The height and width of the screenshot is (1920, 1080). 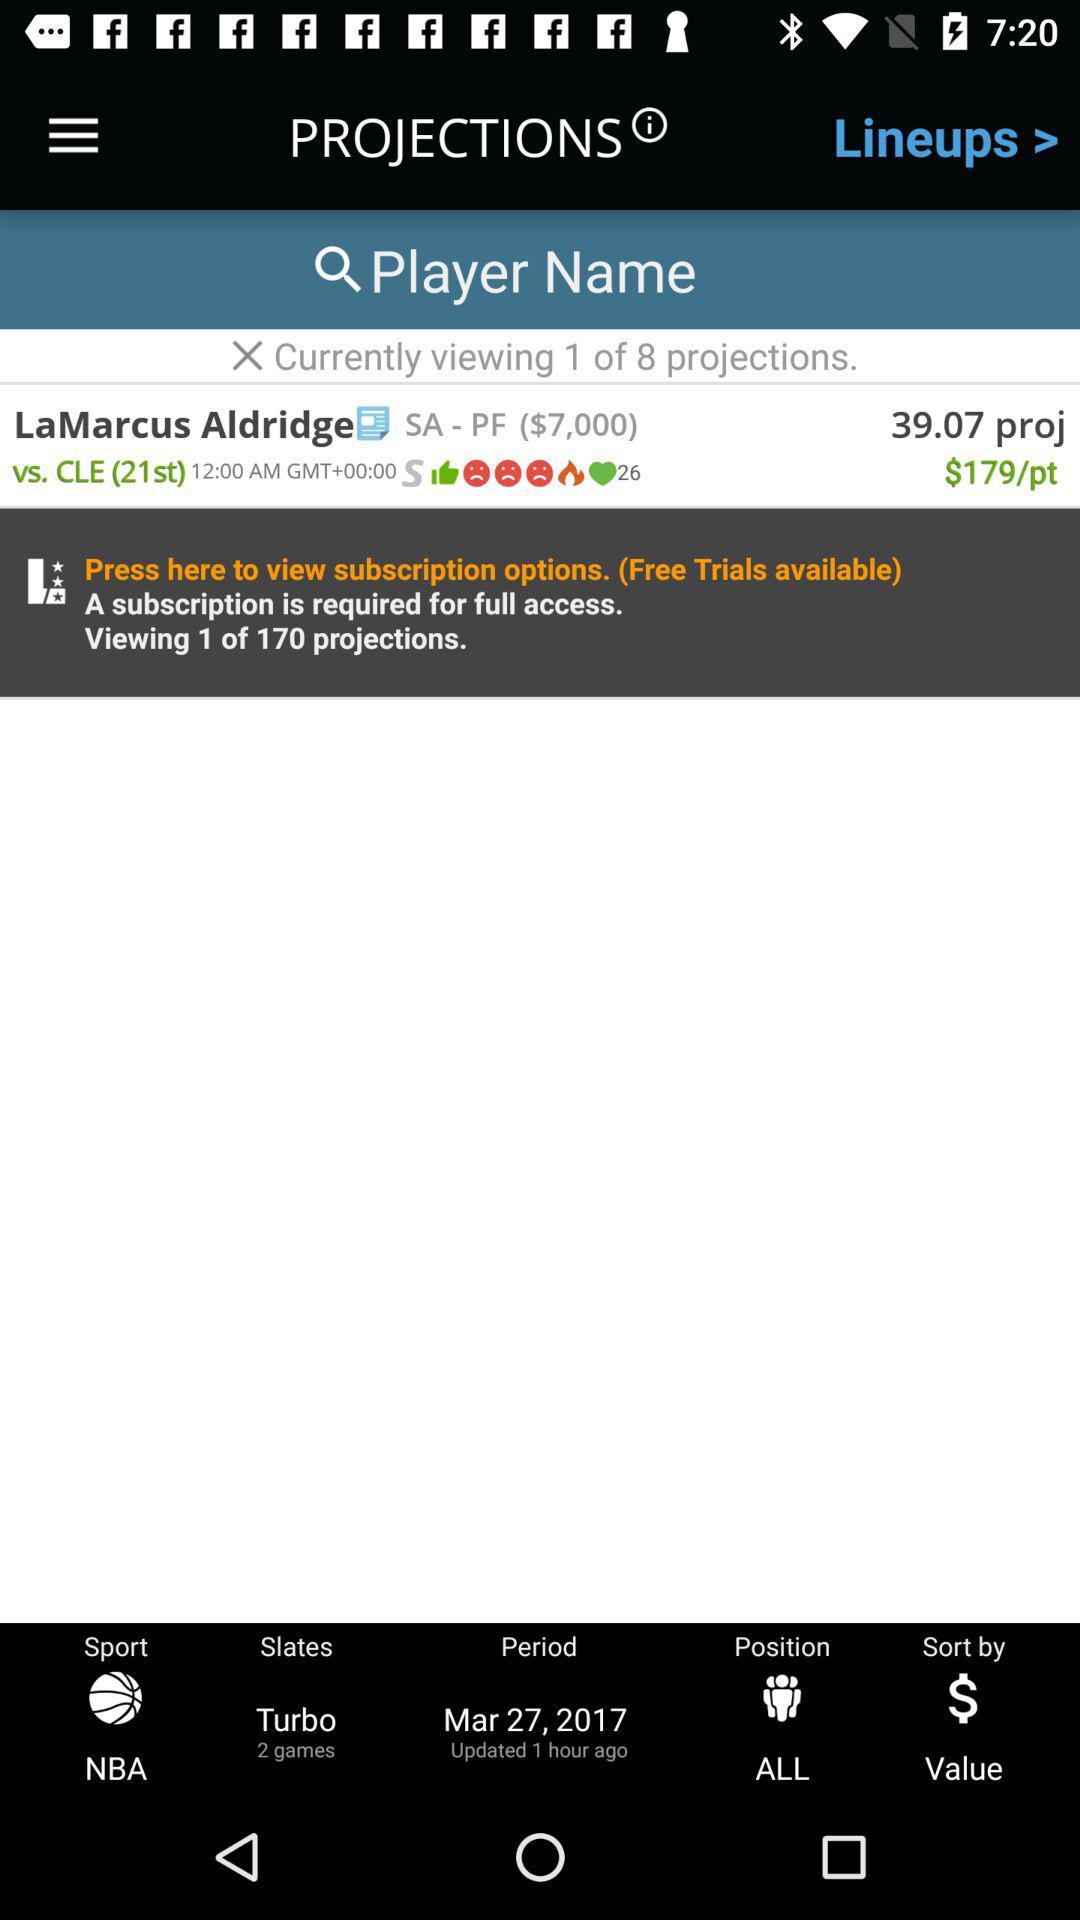 What do you see at coordinates (500, 268) in the screenshot?
I see `search for player name` at bounding box center [500, 268].